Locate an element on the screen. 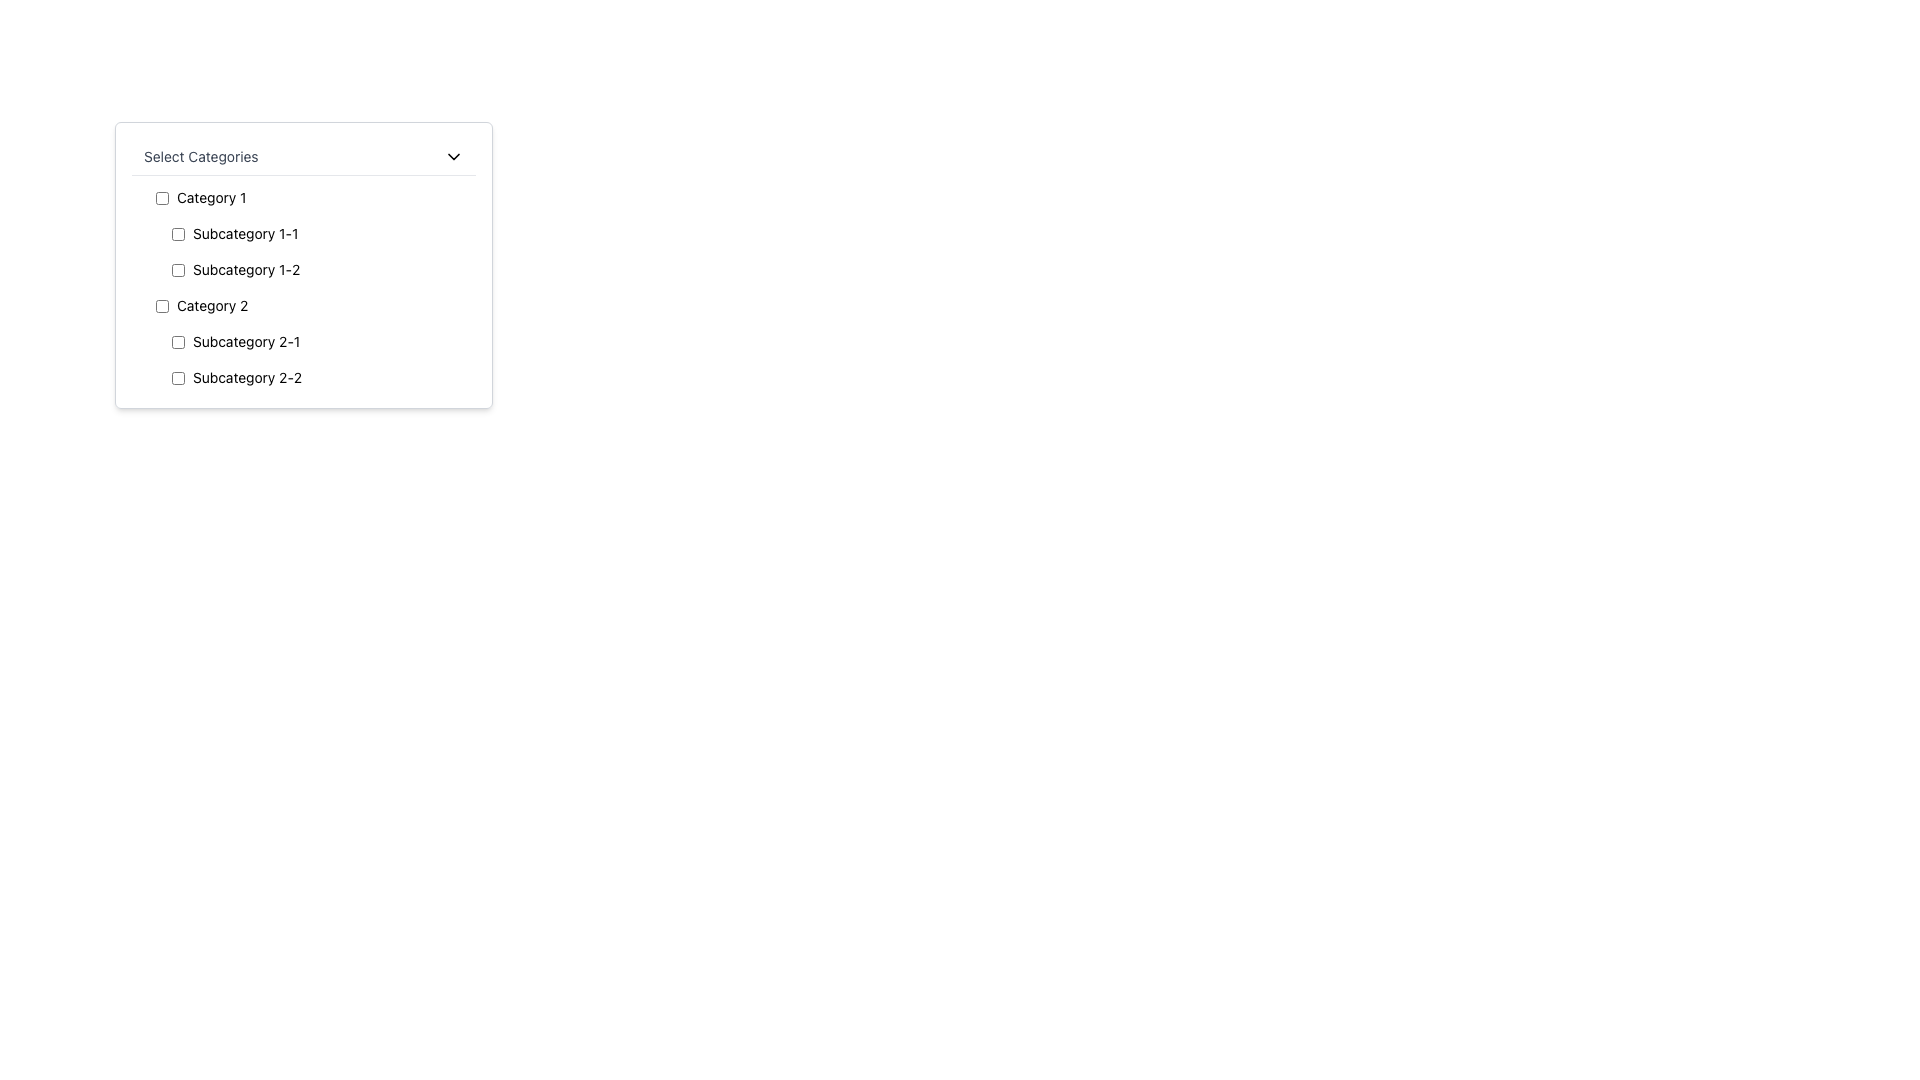  the checkbox of the second subcategory under 'Category 1' is located at coordinates (311, 233).